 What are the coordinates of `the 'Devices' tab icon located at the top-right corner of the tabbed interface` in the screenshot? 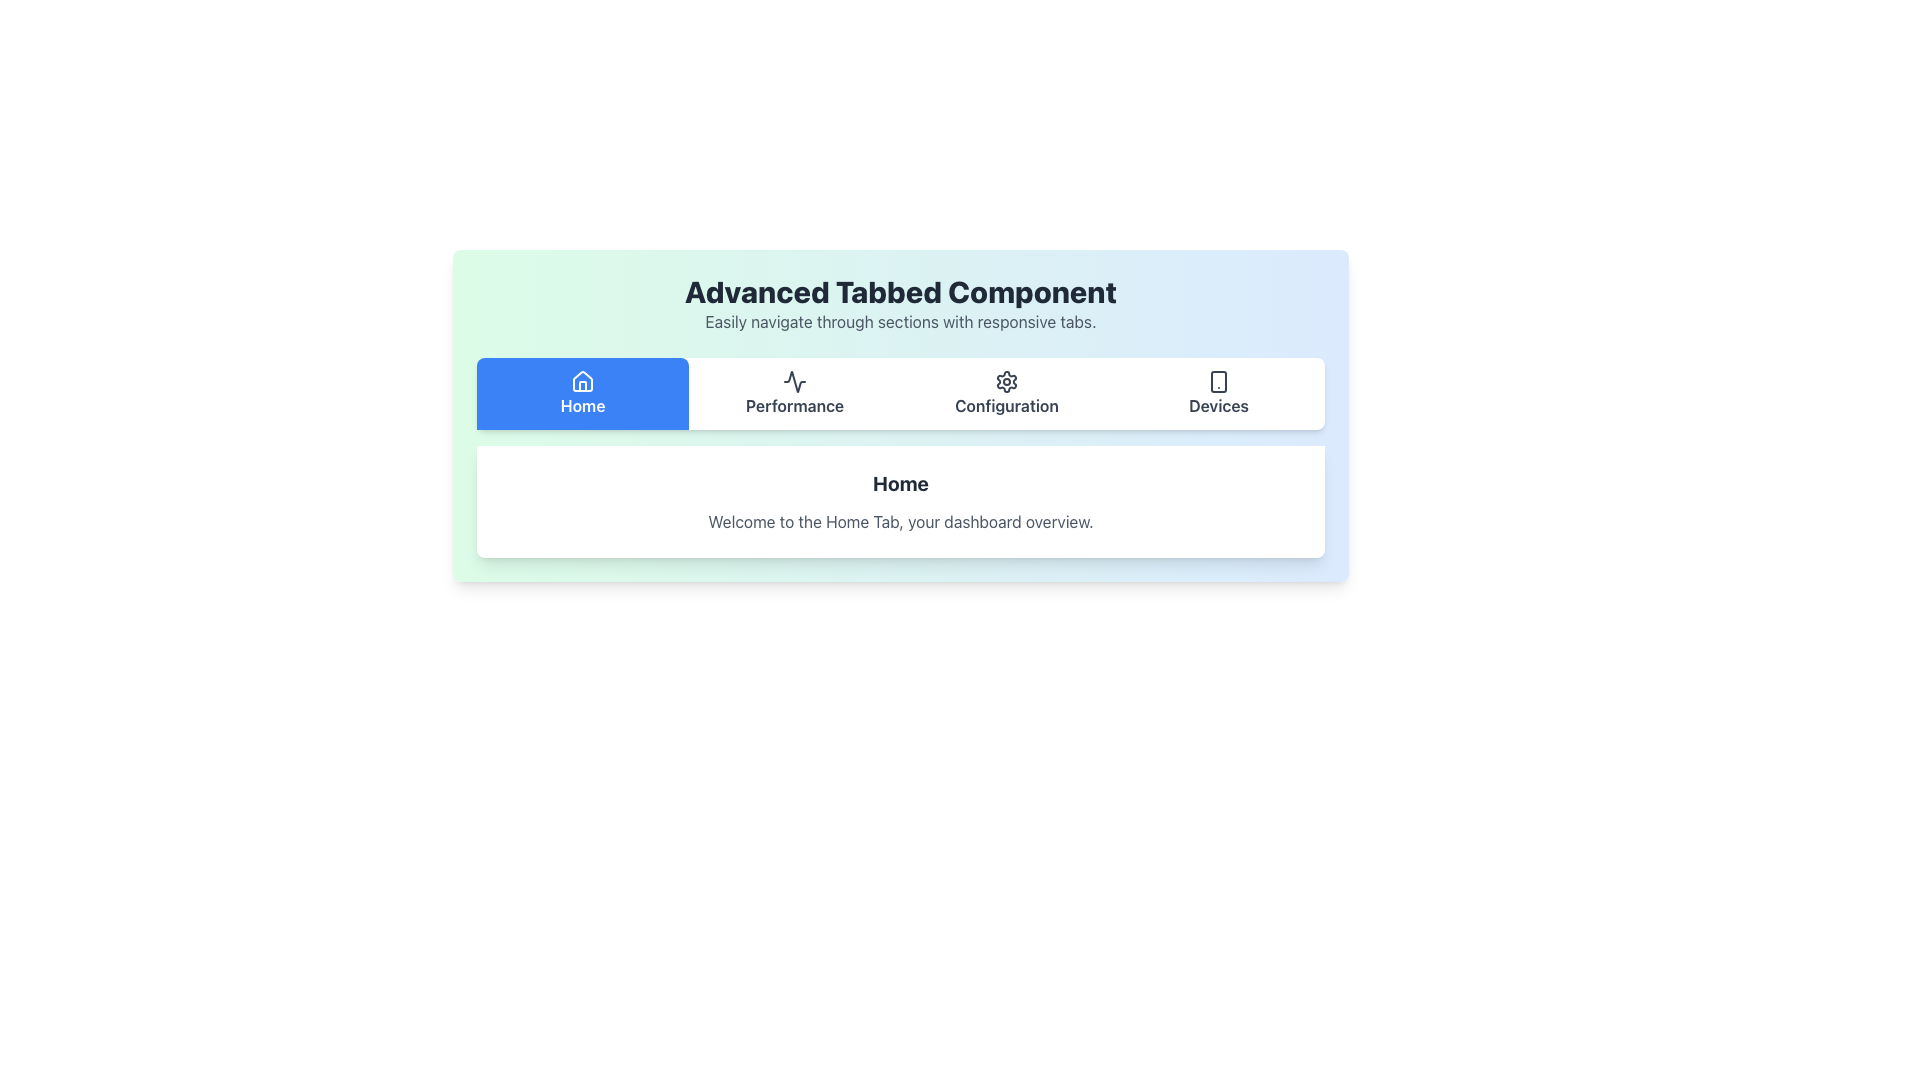 It's located at (1218, 381).